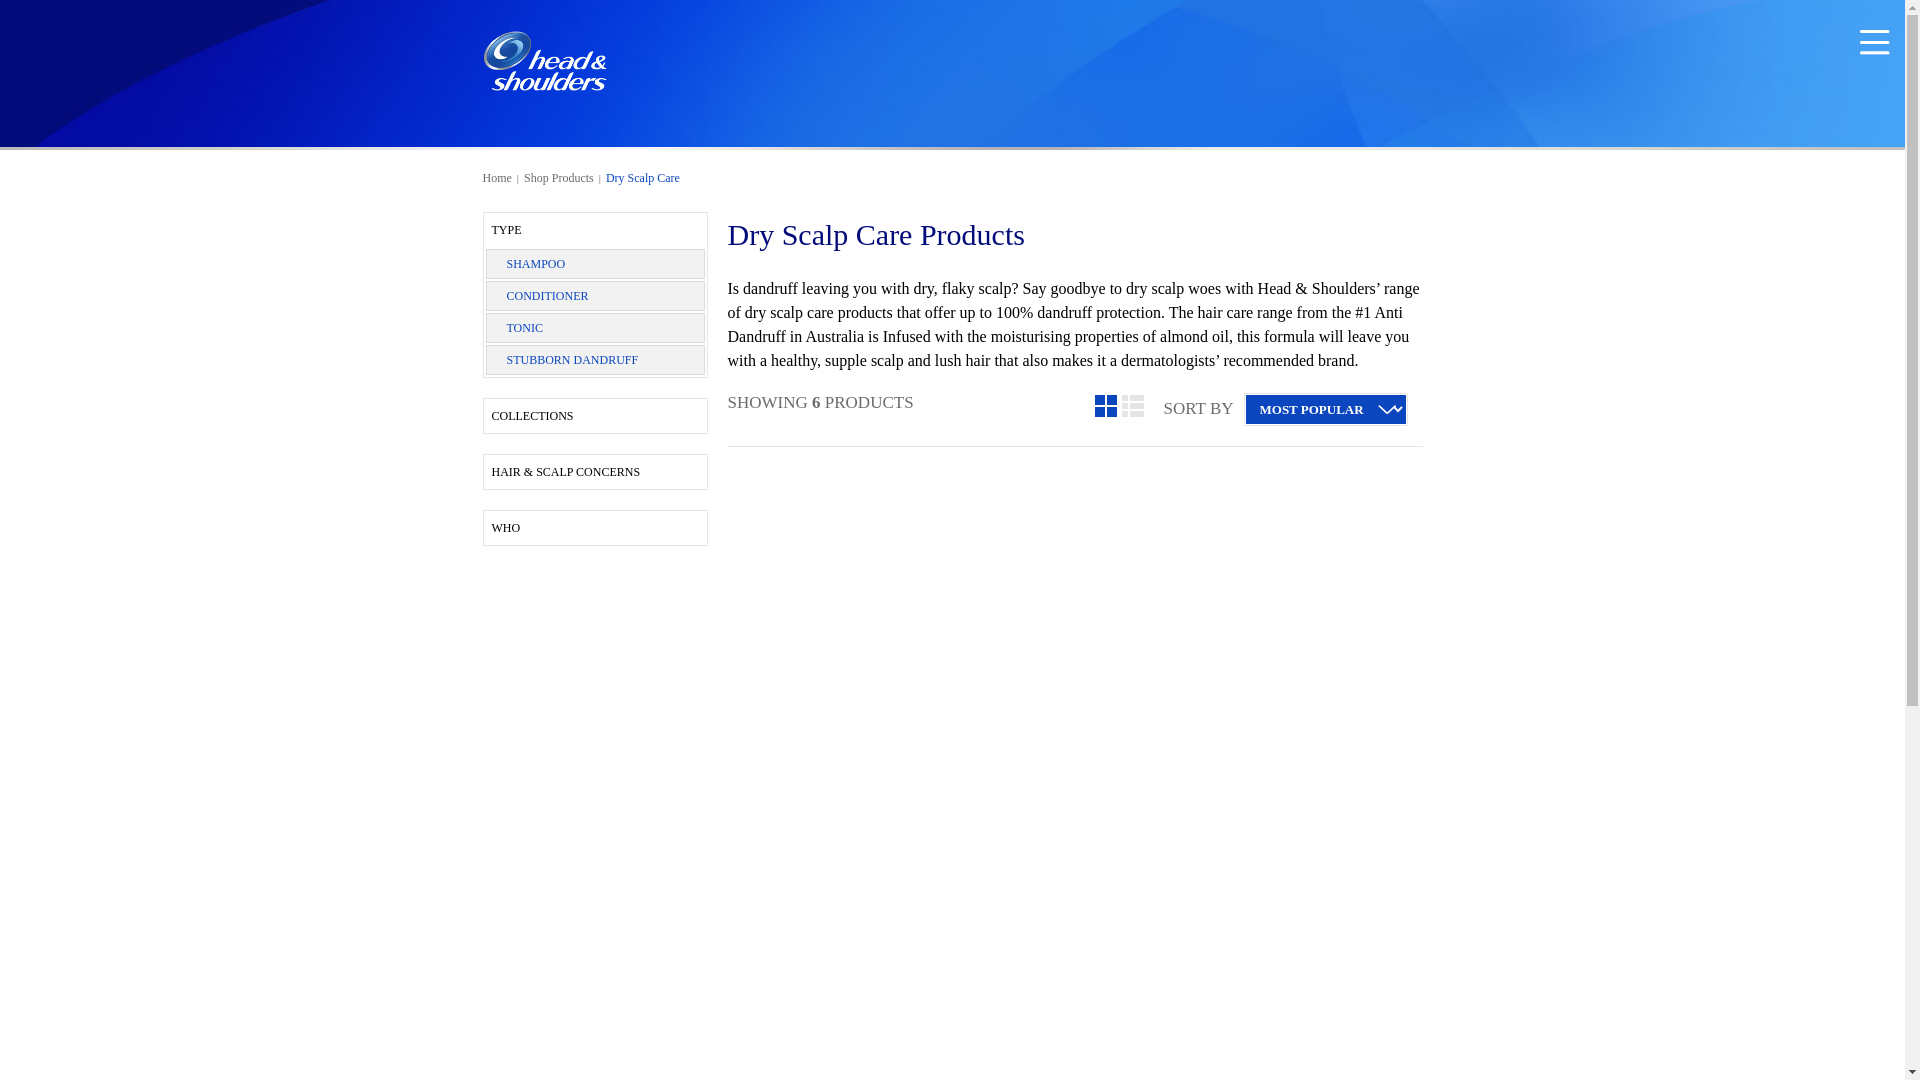  Describe the element at coordinates (570, 358) in the screenshot. I see `'STUBBORN DANDRUFF'` at that location.